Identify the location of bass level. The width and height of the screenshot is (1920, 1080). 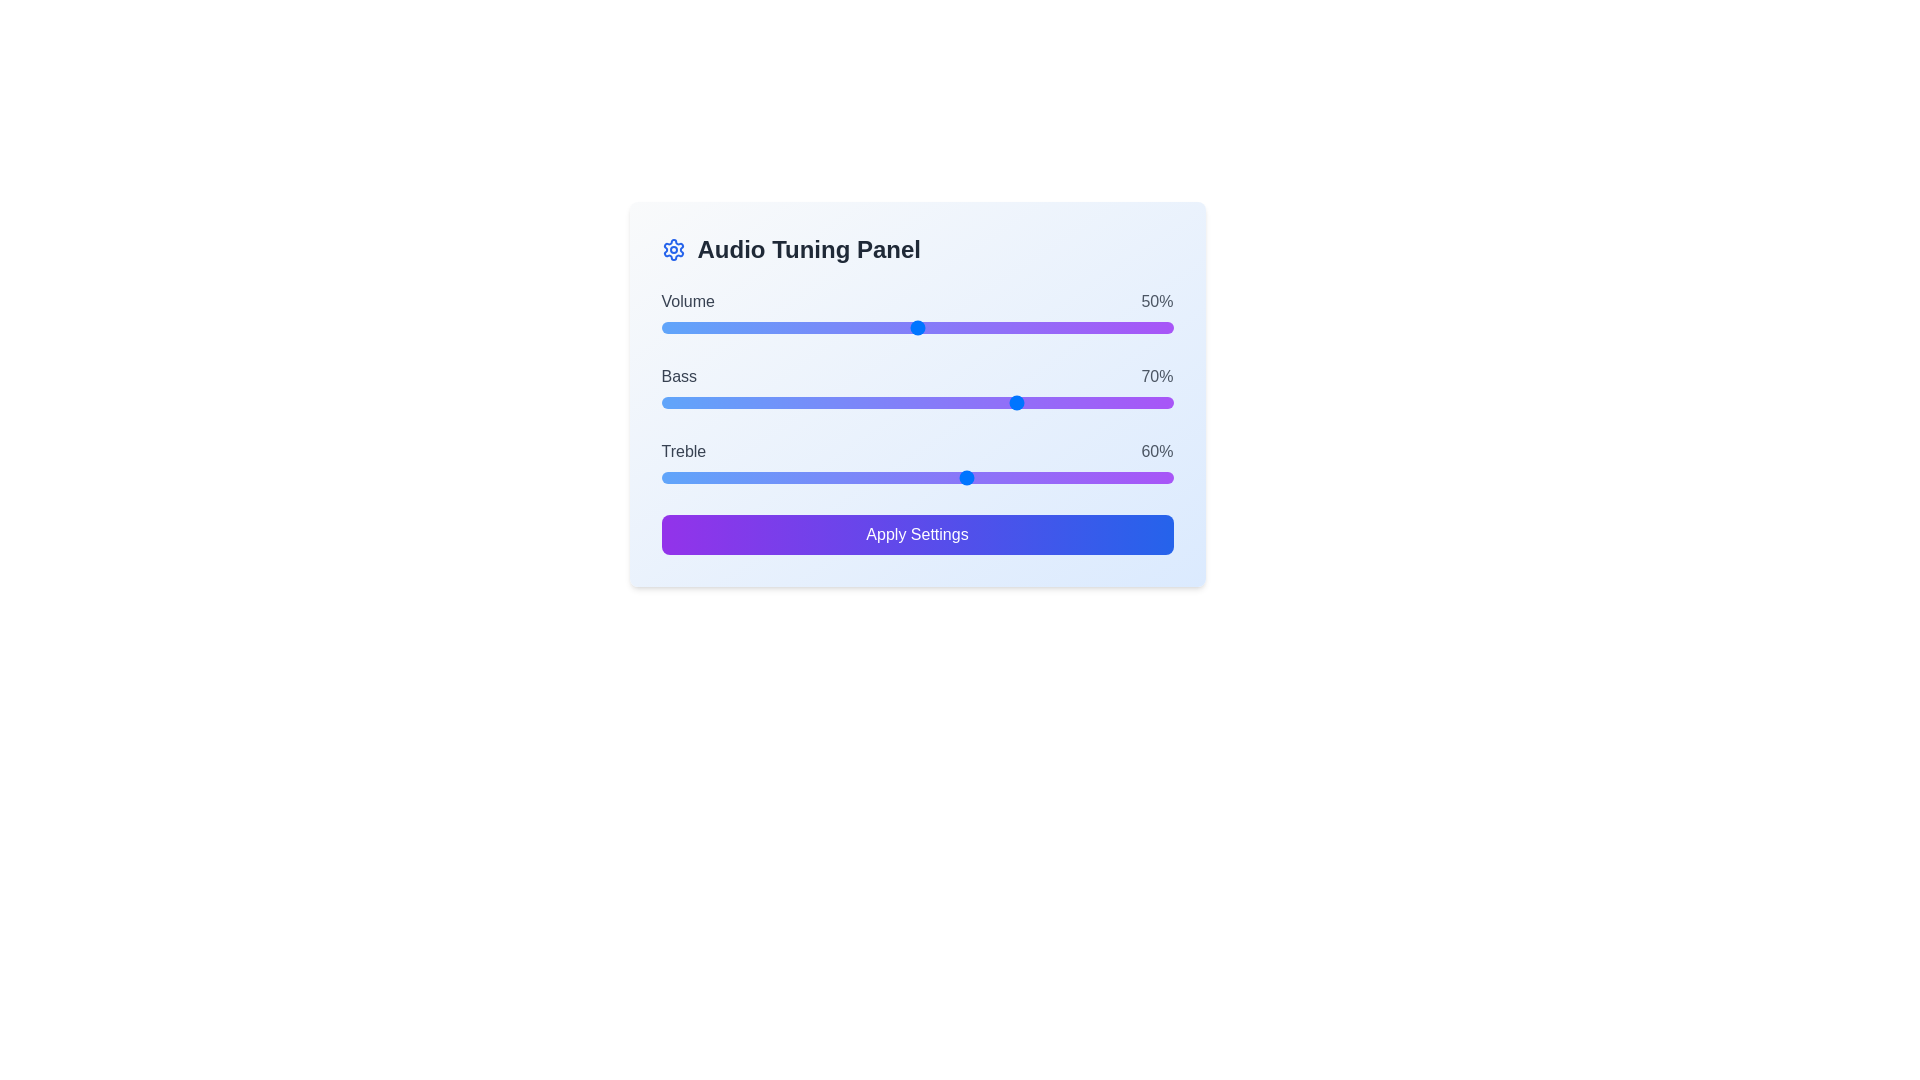
(936, 402).